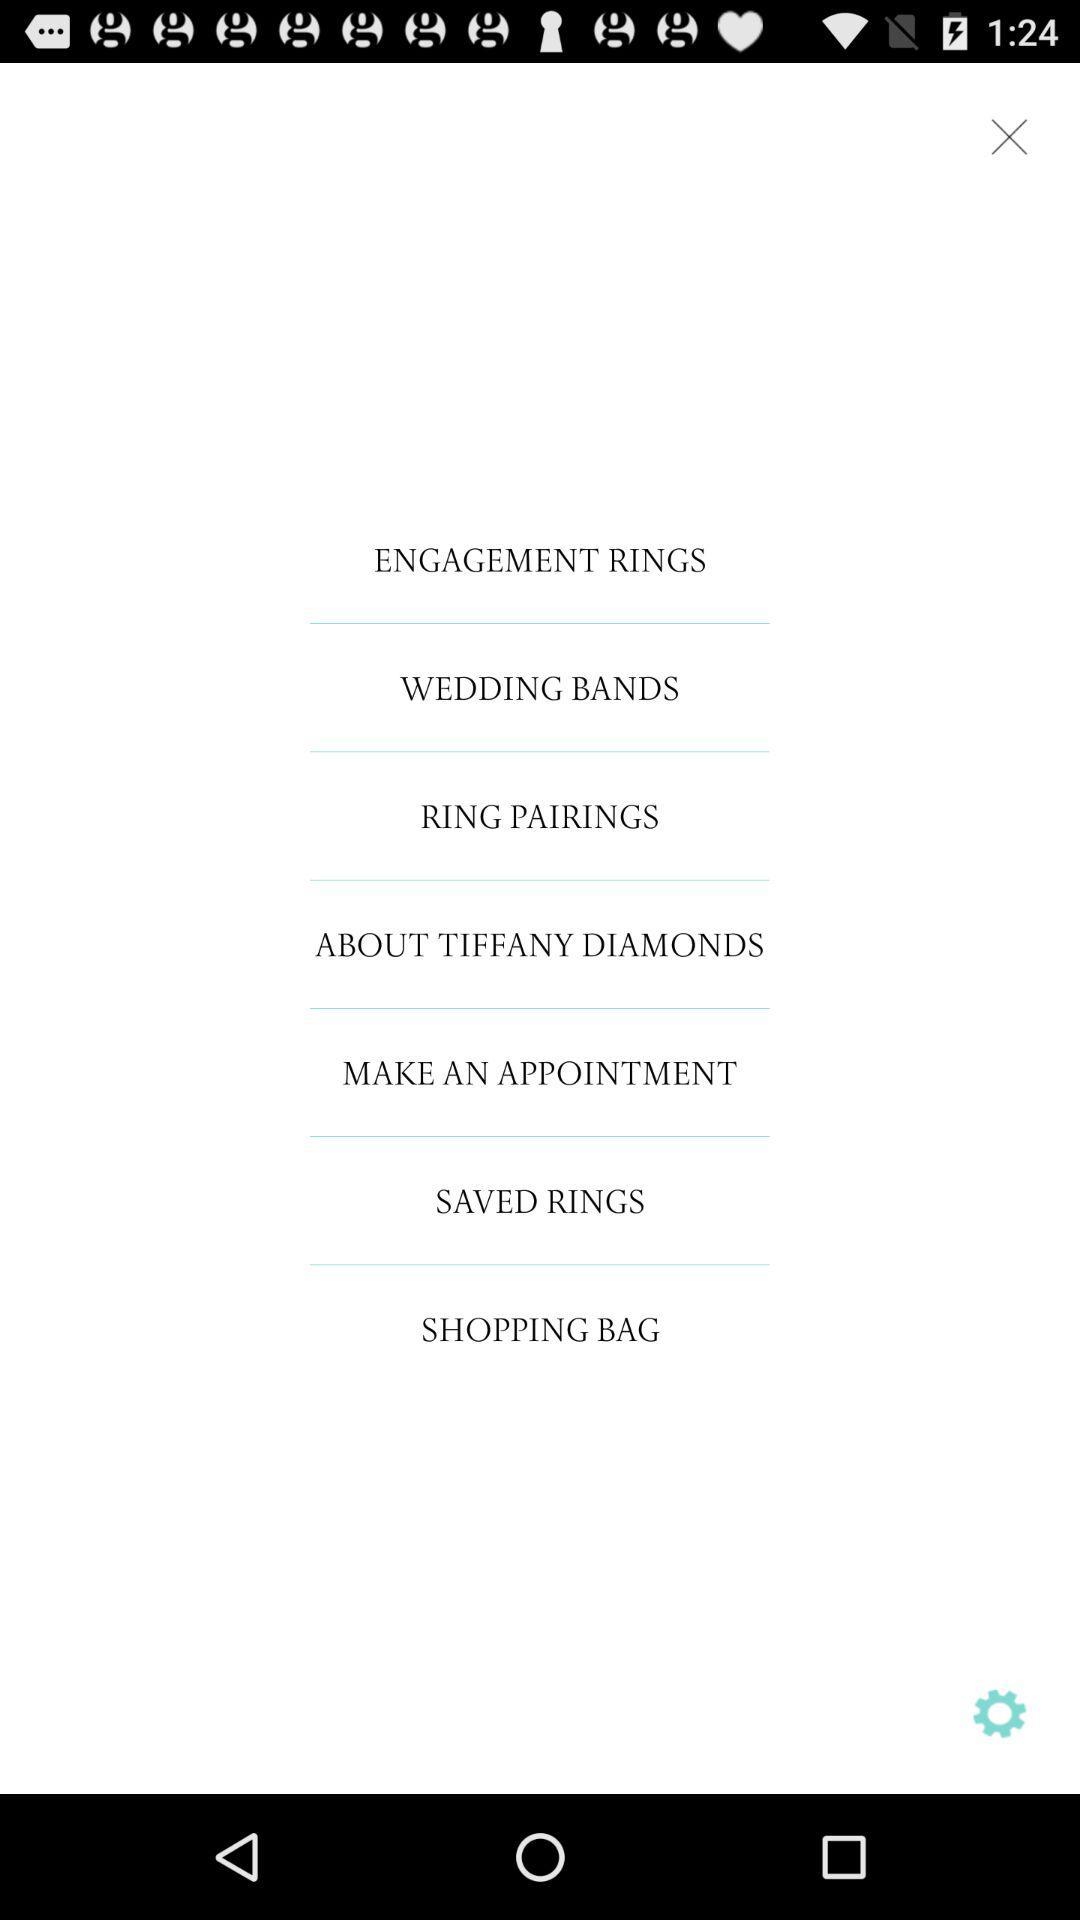 Image resolution: width=1080 pixels, height=1920 pixels. Describe the element at coordinates (1009, 145) in the screenshot. I see `the close icon` at that location.